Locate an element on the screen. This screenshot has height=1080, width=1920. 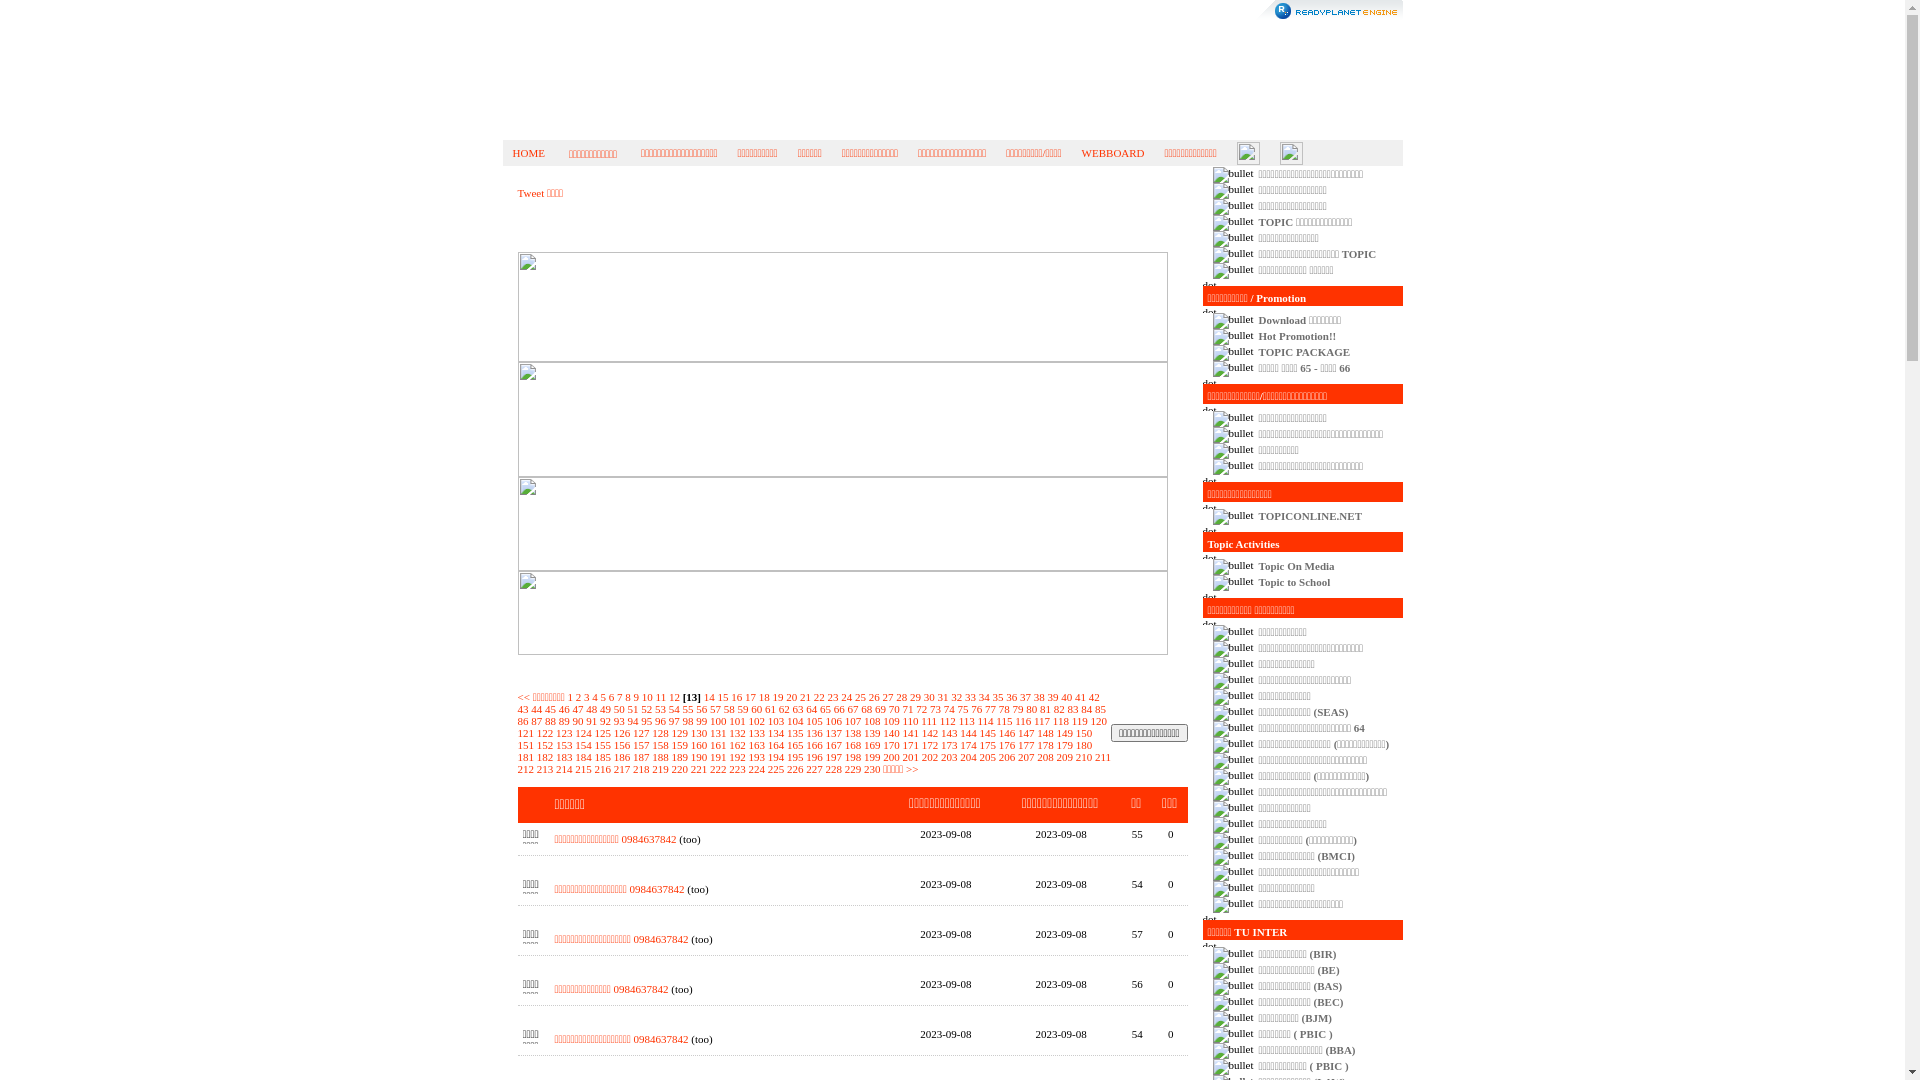
'180' is located at coordinates (1083, 744).